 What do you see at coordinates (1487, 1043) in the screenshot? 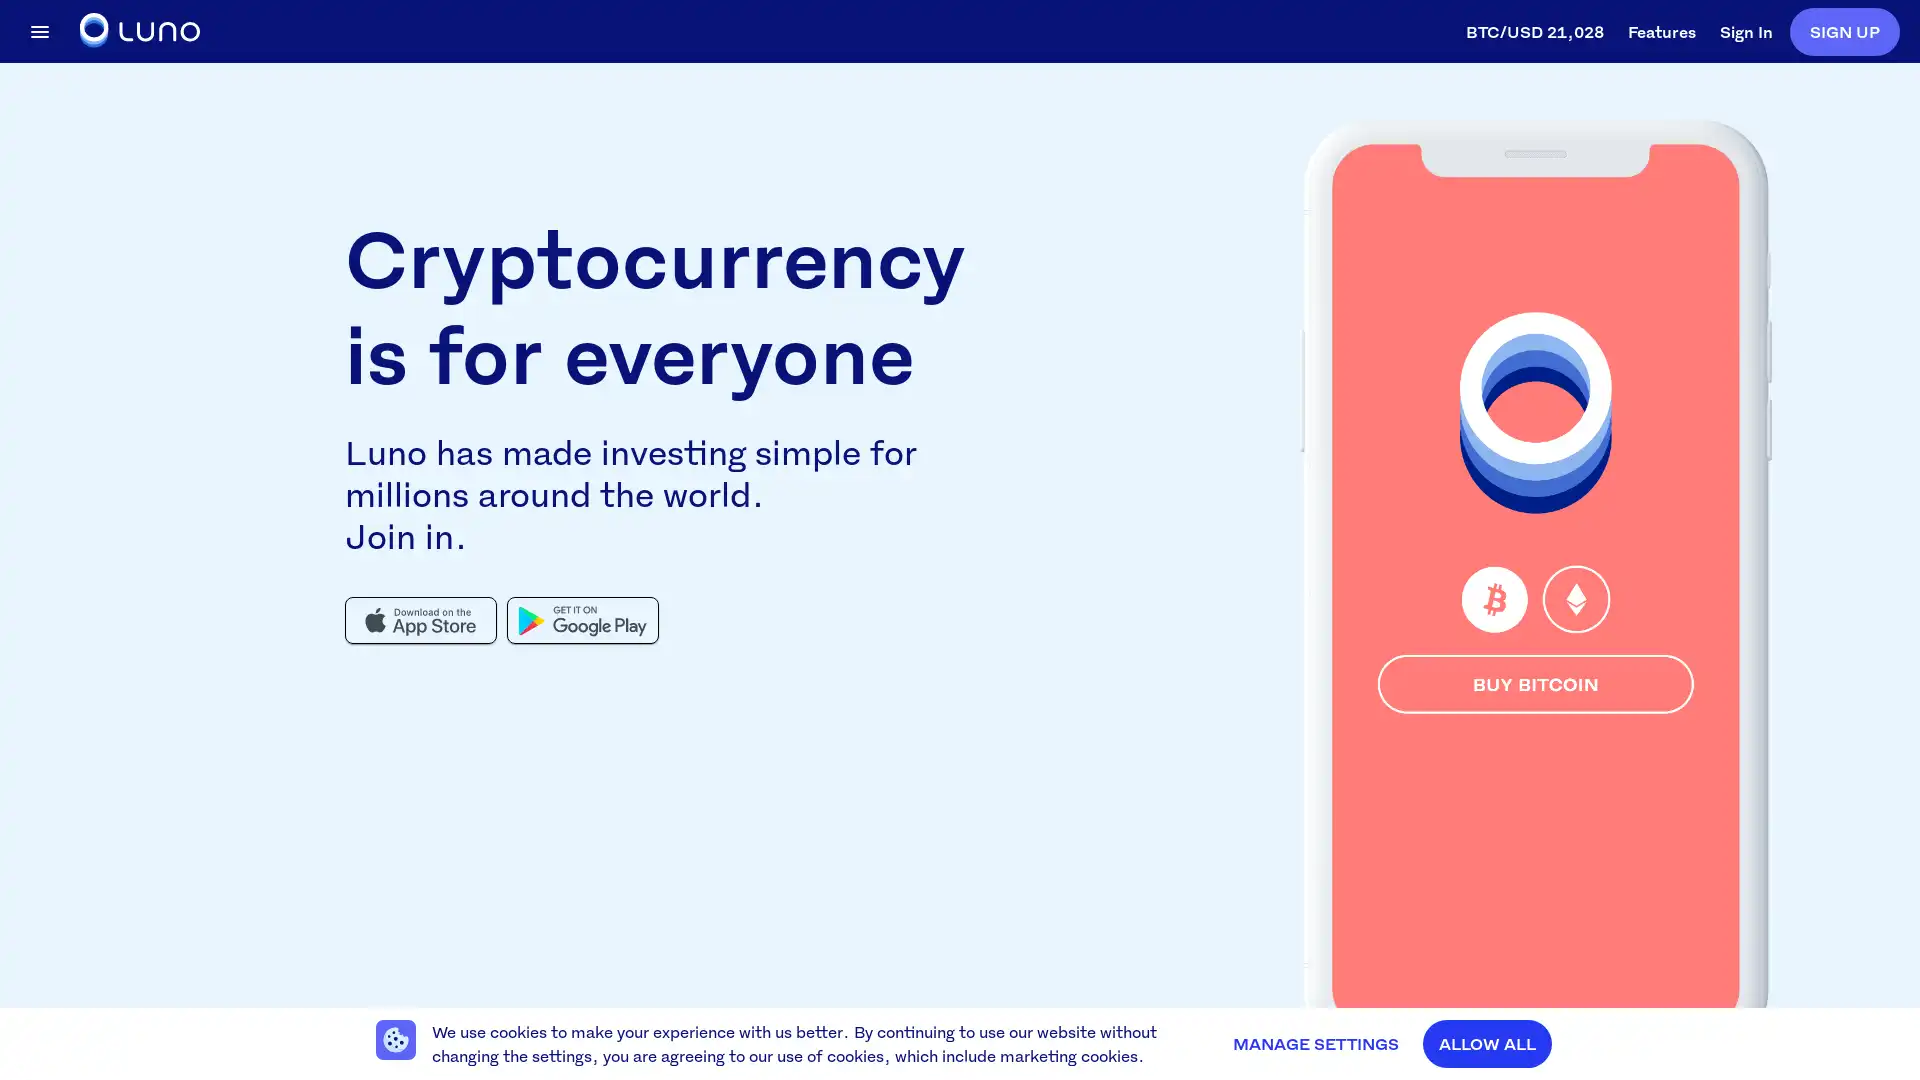
I see `ALLOW ALL` at bounding box center [1487, 1043].